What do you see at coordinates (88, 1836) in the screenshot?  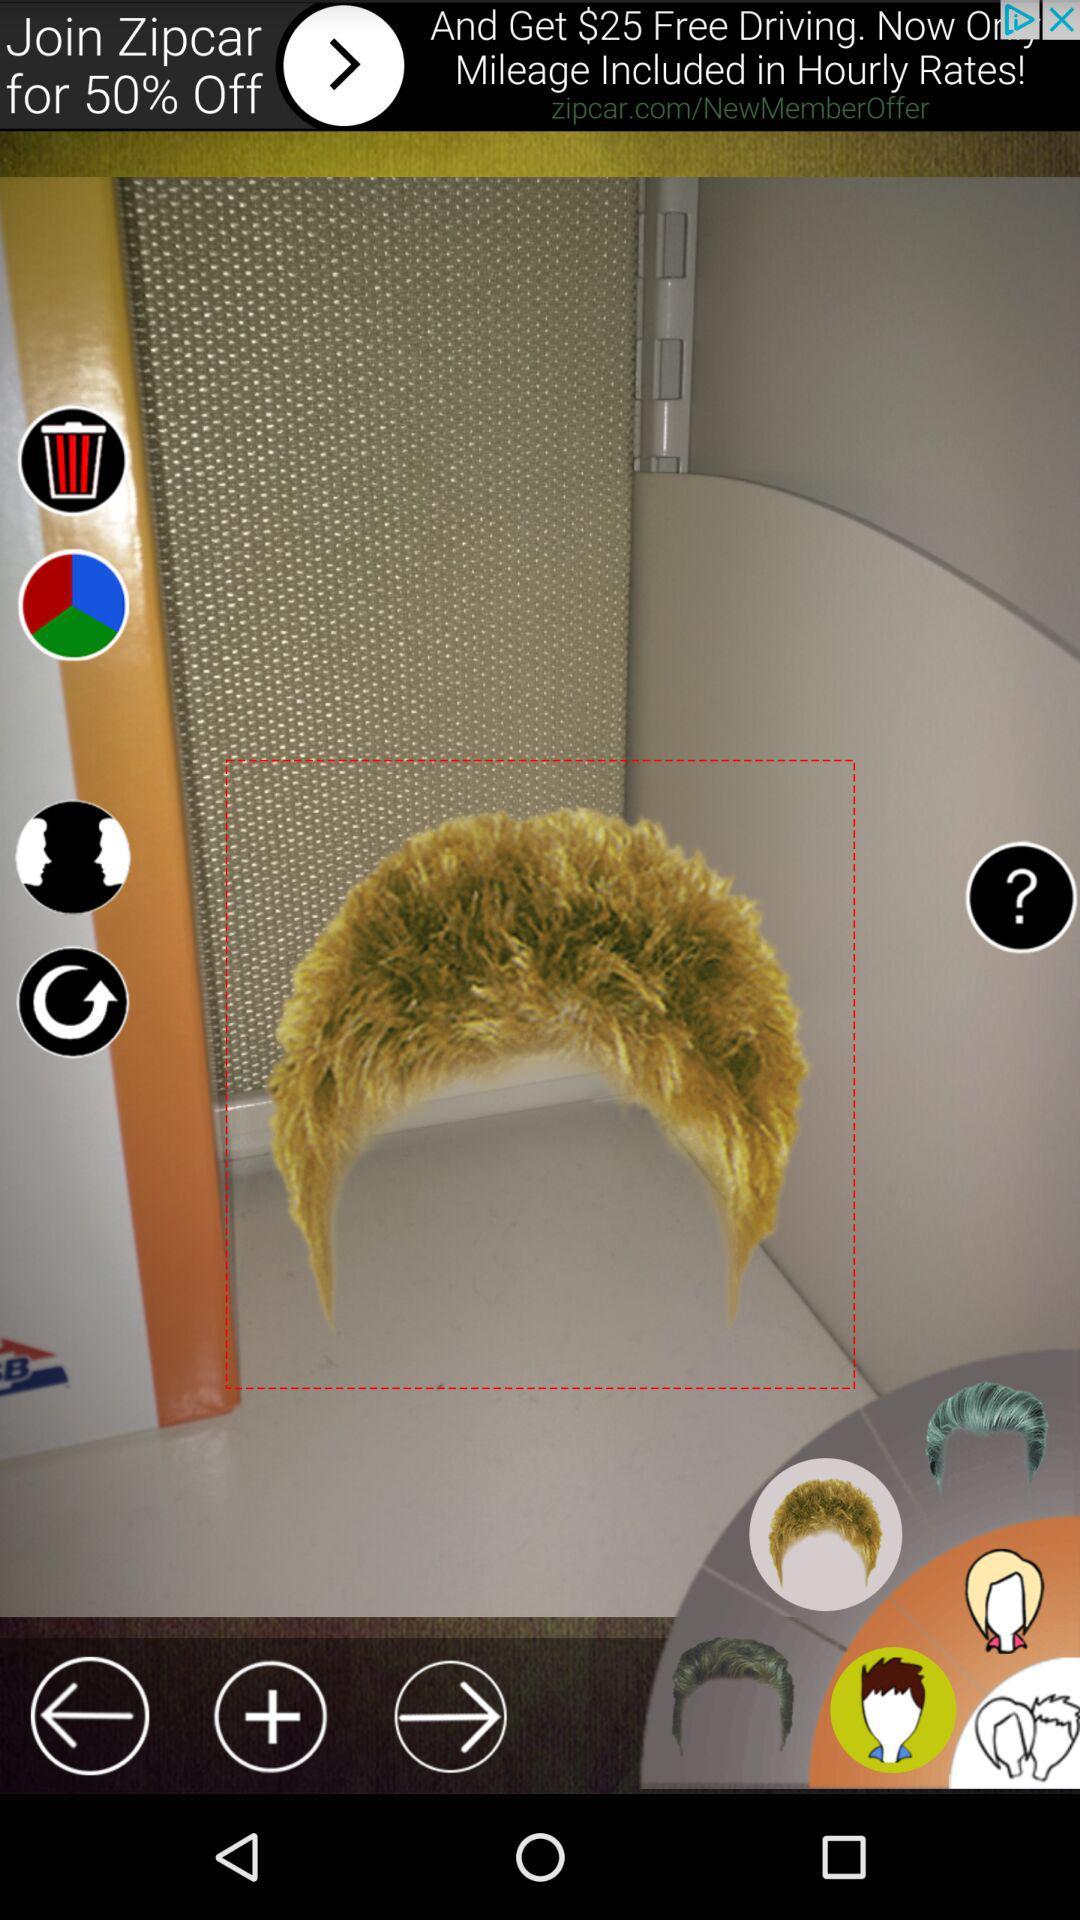 I see `the arrow_backward icon` at bounding box center [88, 1836].